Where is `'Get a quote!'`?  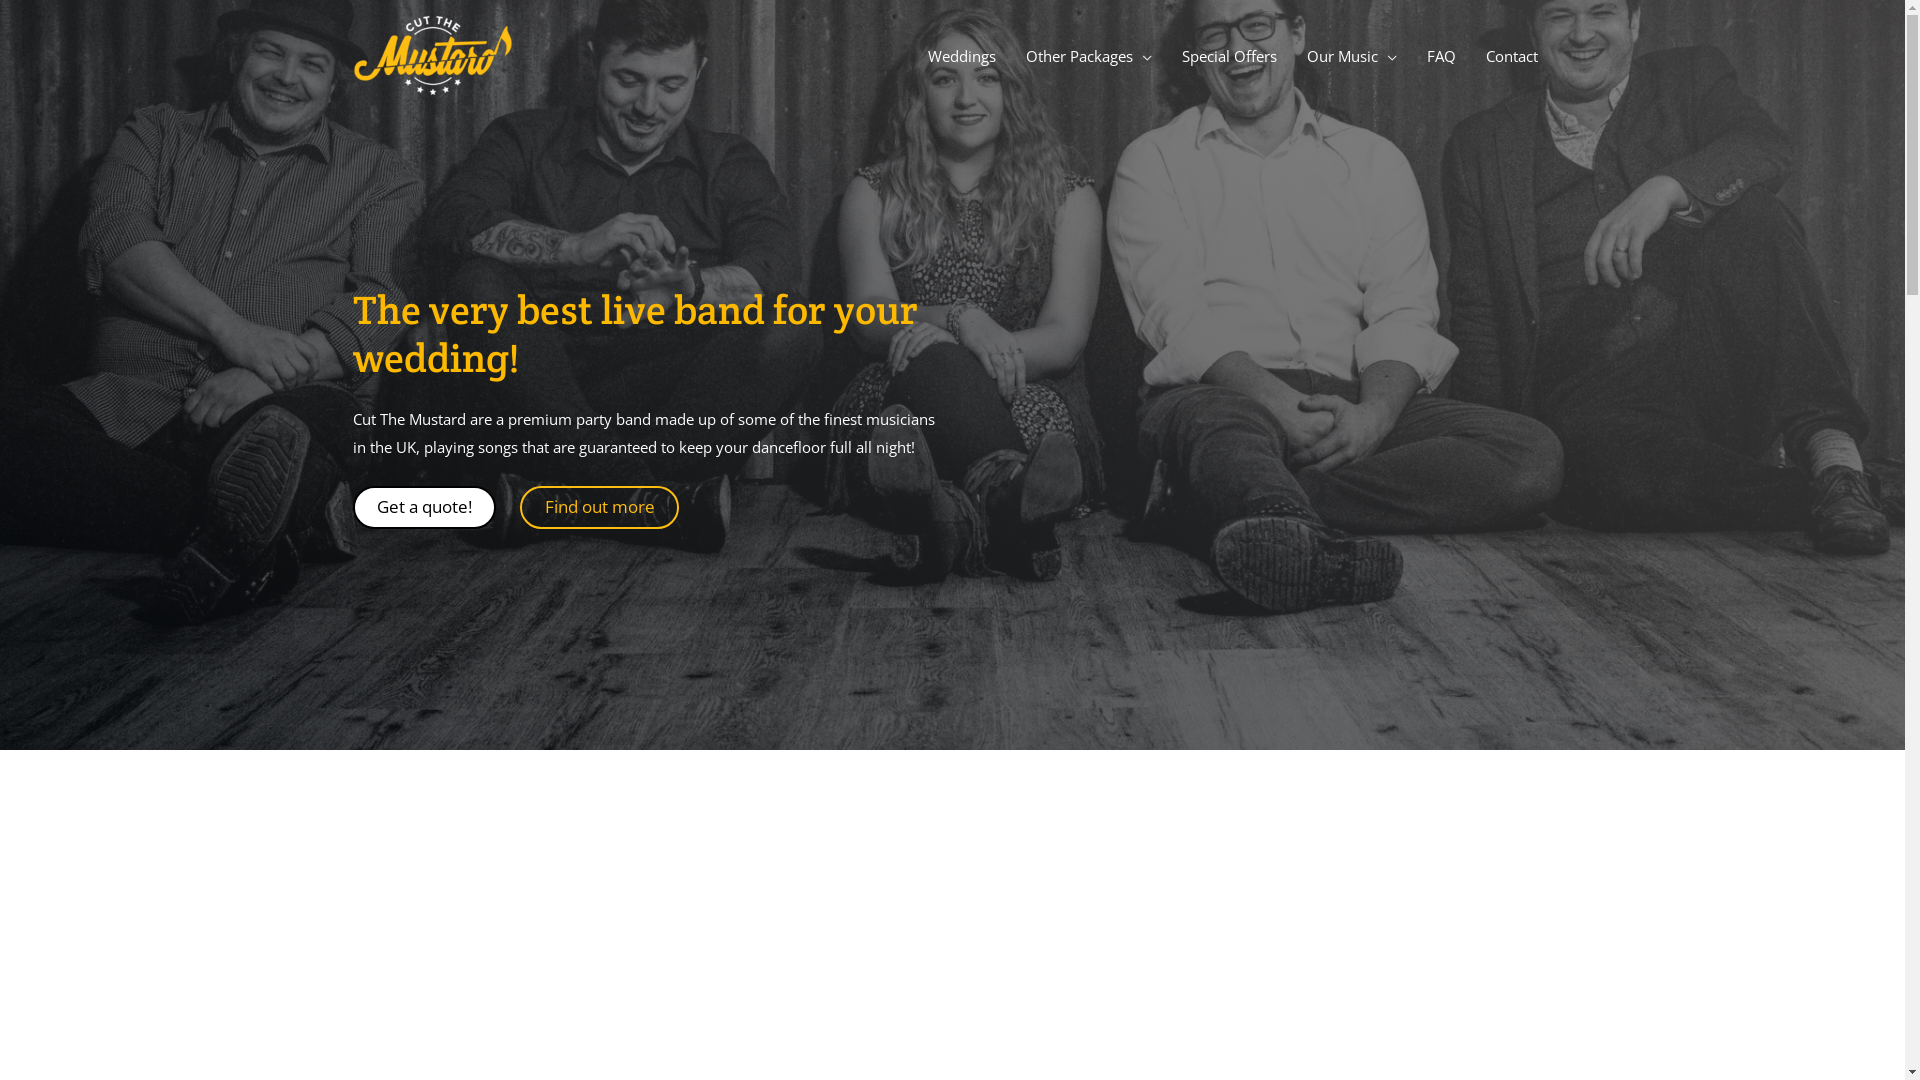 'Get a quote!' is located at coordinates (351, 506).